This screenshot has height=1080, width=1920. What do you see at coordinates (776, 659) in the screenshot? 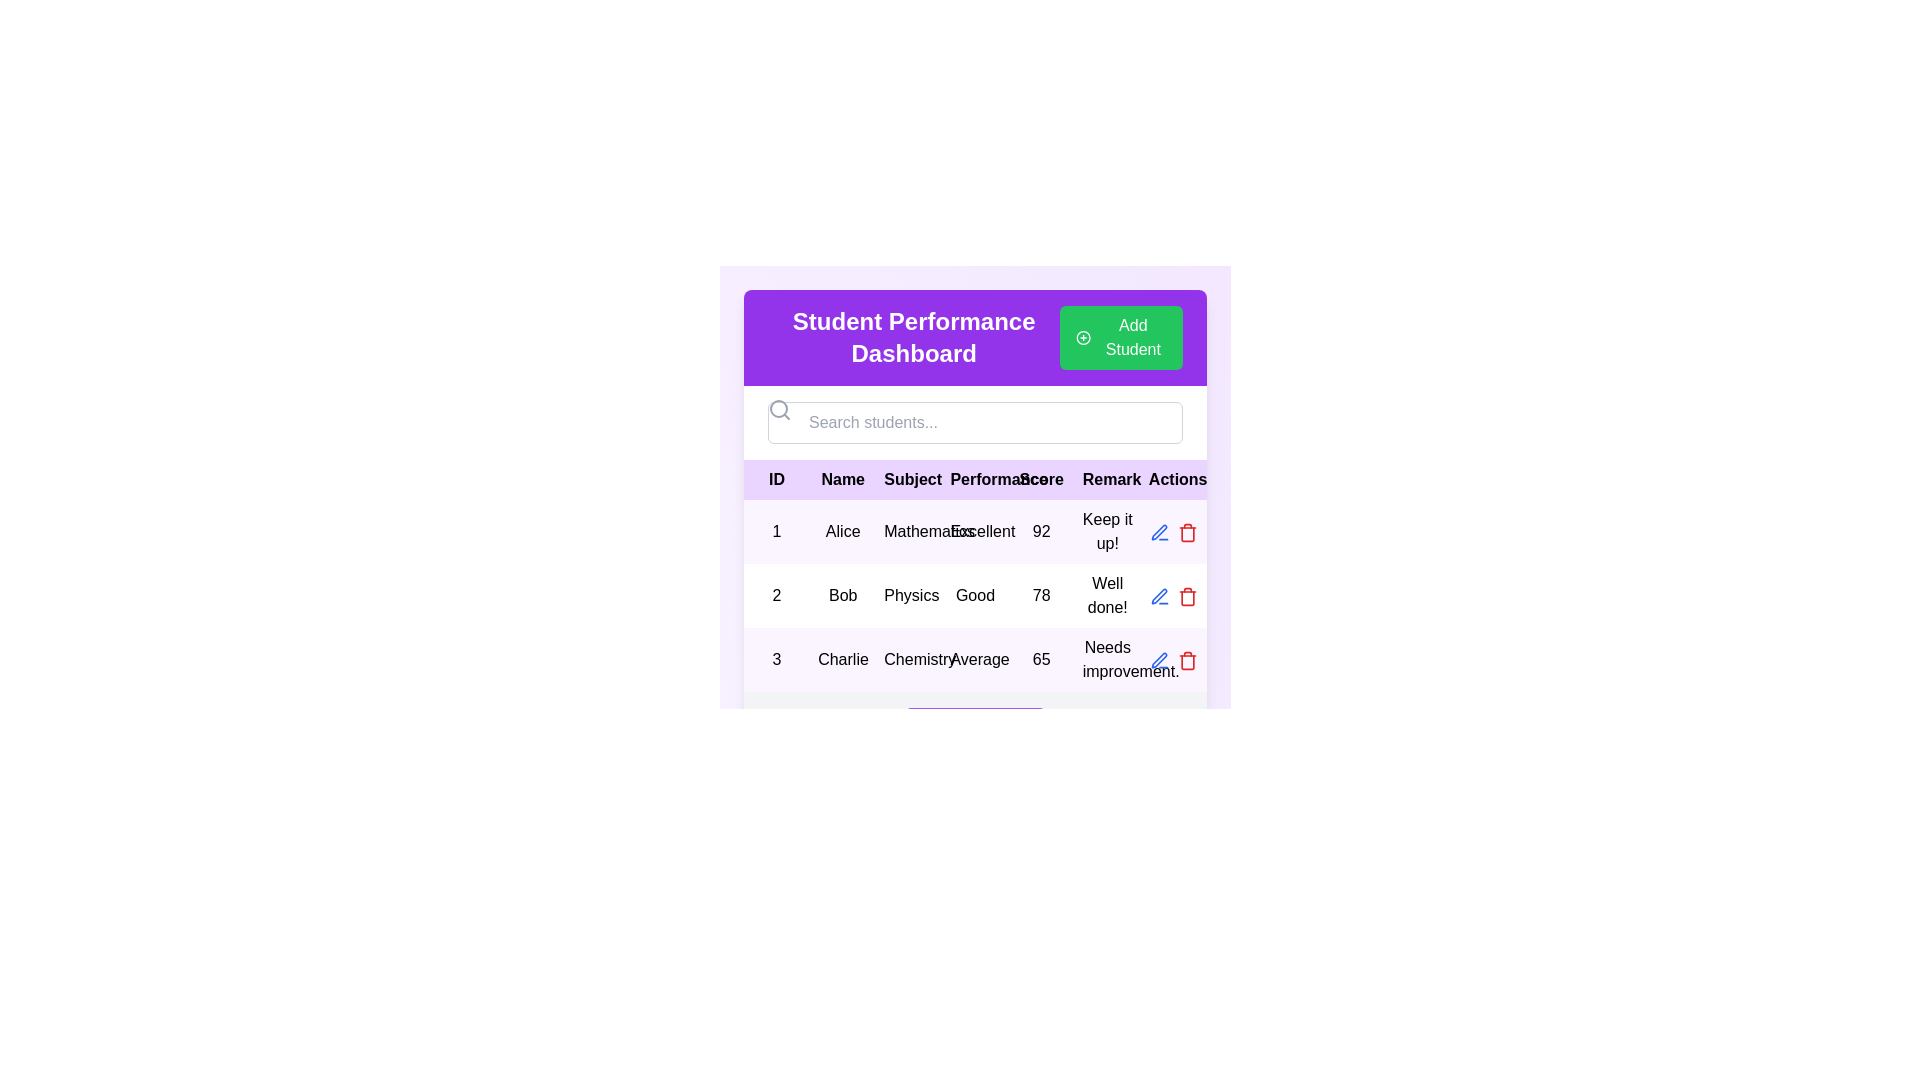
I see `the text label displaying the digit '3' in the first column of the third row of the table to associate it with its row contents` at bounding box center [776, 659].